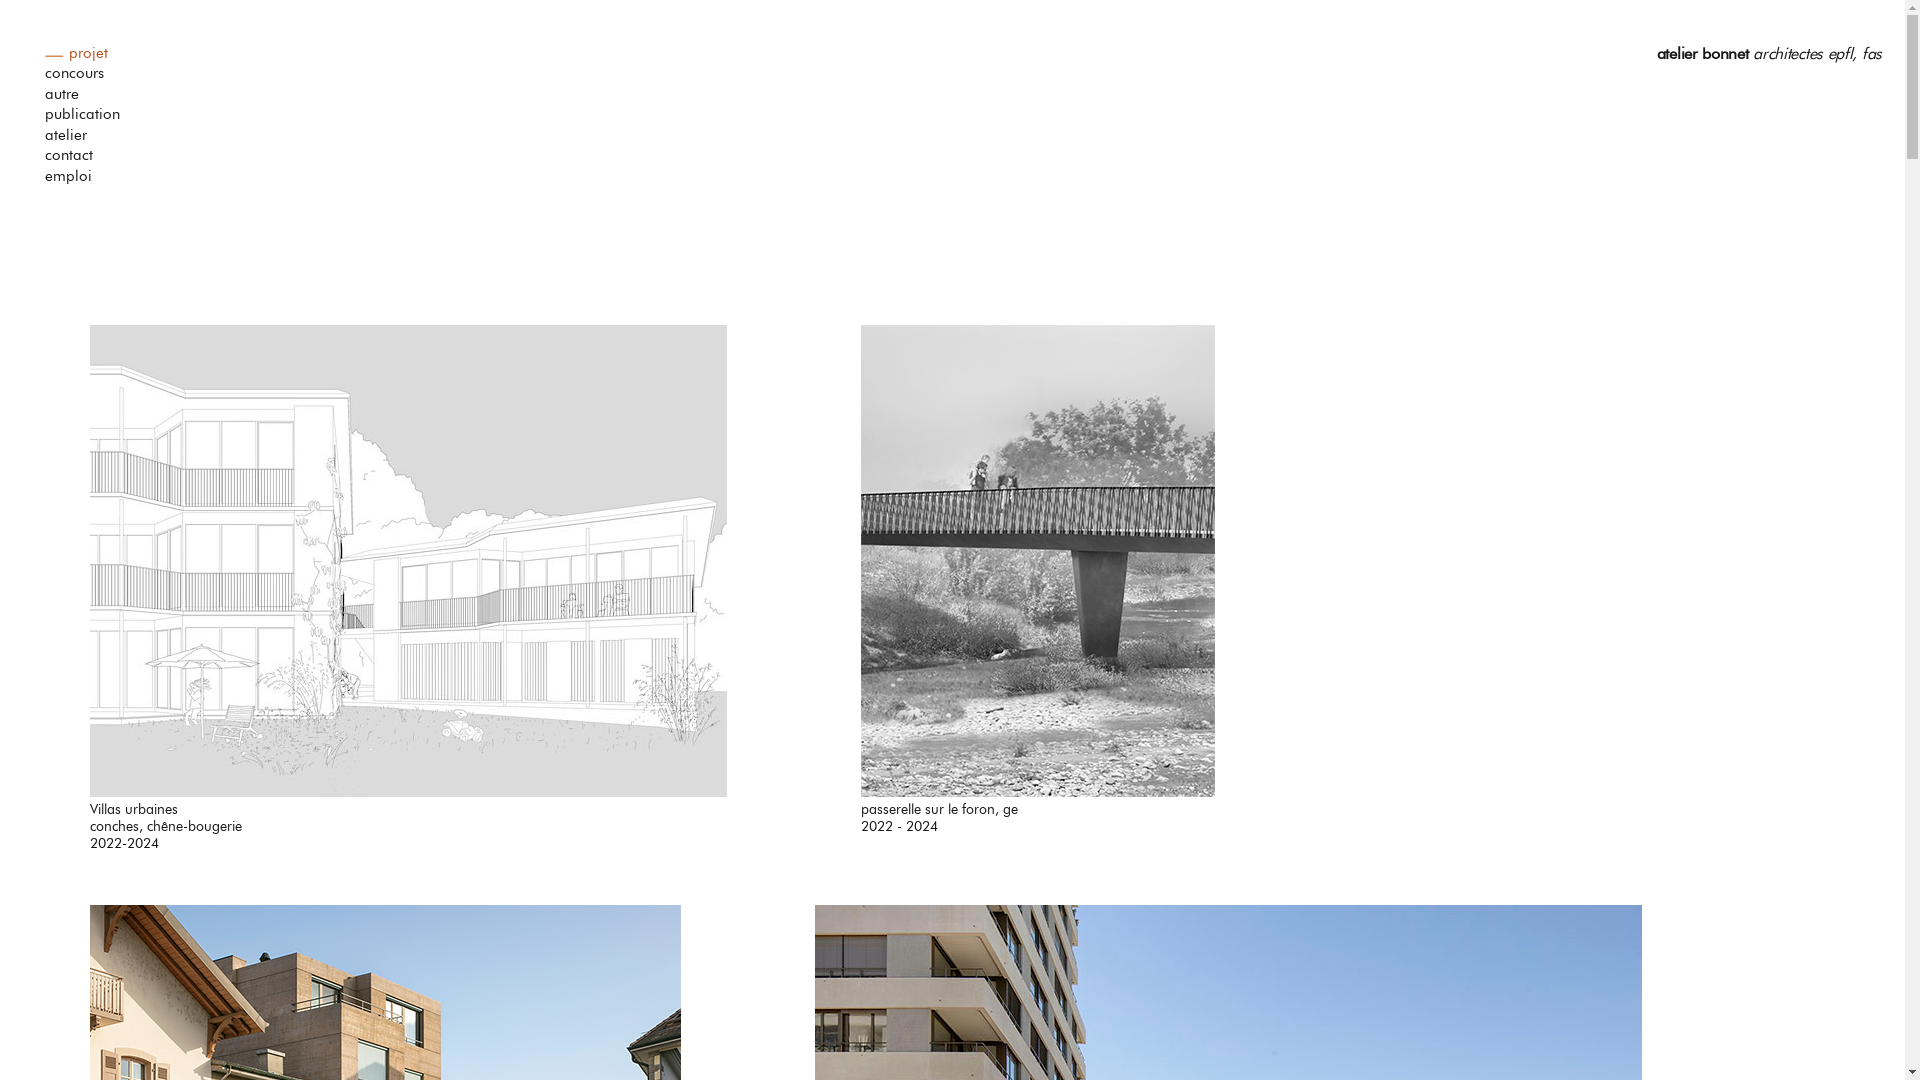  I want to click on 'atelier', so click(94, 136).